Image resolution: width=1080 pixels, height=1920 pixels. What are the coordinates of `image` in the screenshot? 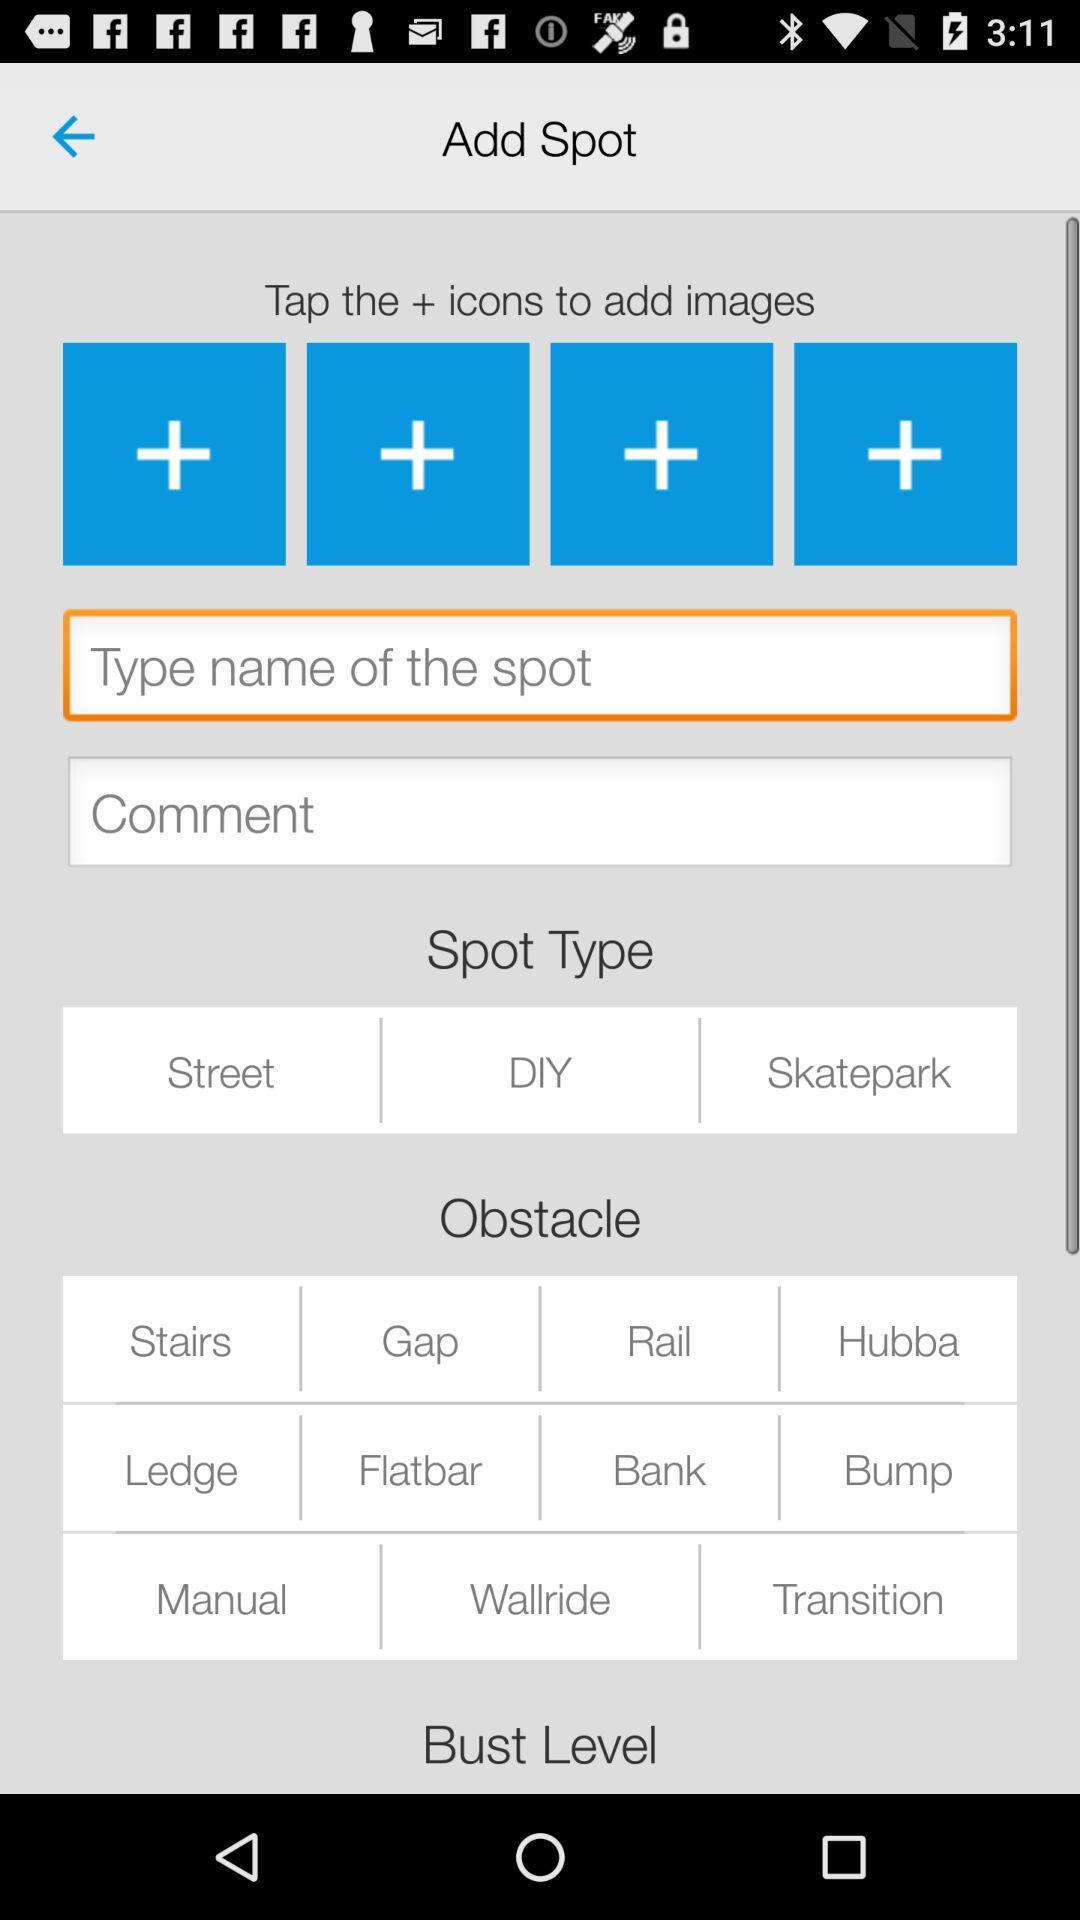 It's located at (417, 453).